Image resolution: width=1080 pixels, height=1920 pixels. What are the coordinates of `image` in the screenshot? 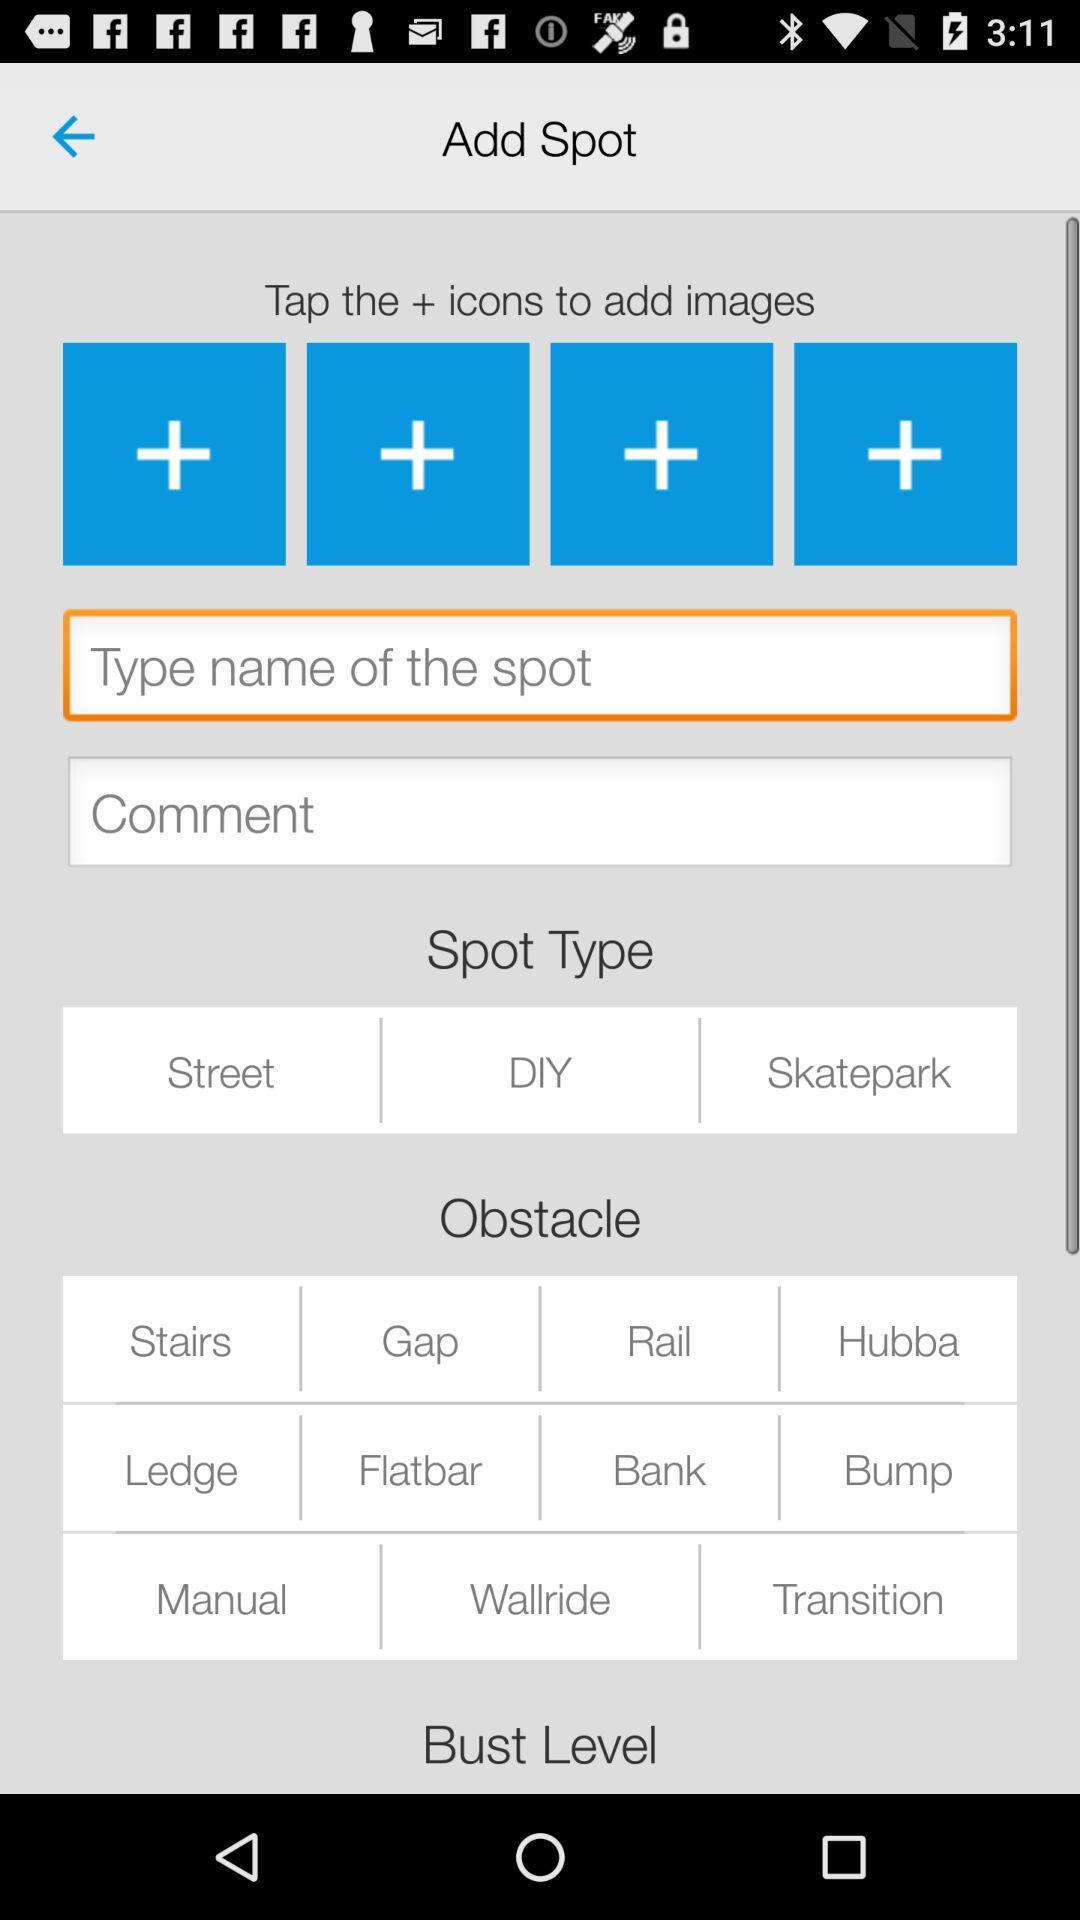 It's located at (417, 453).